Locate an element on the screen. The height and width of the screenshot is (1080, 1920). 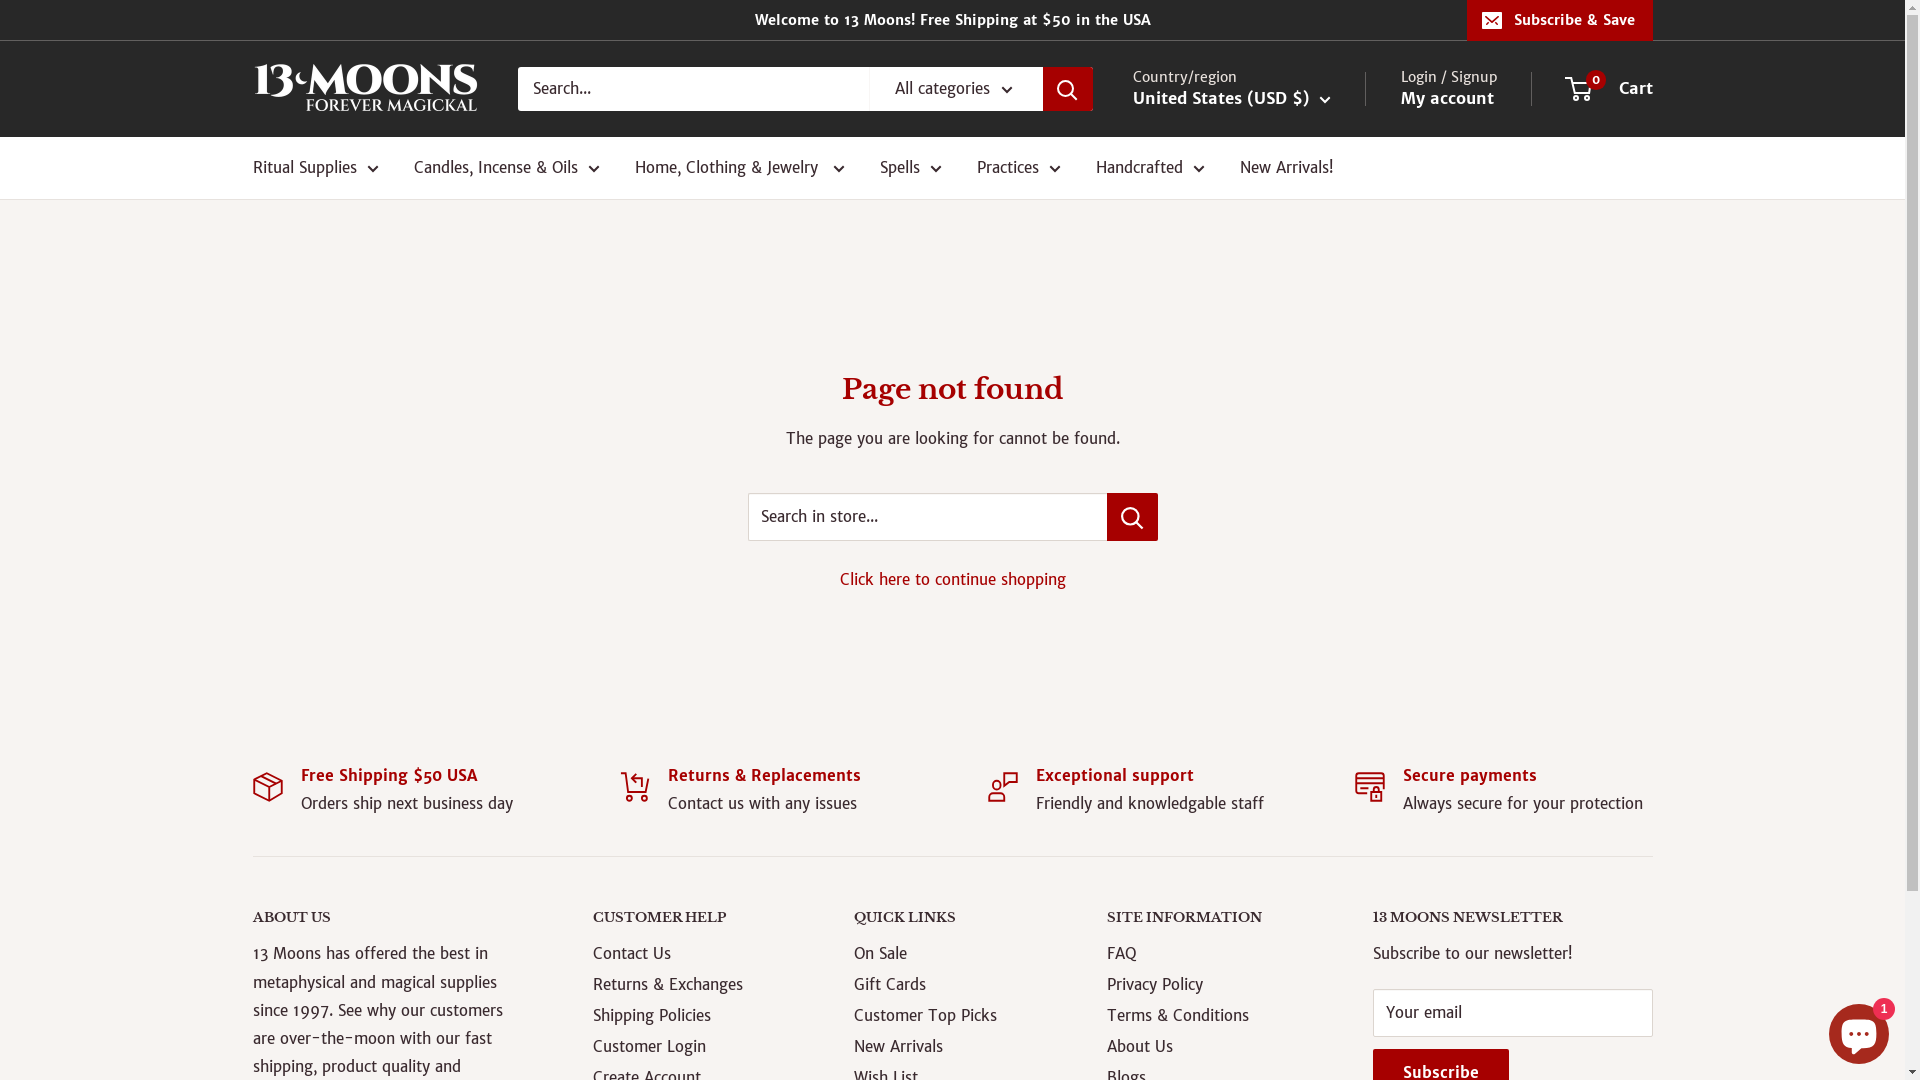
'Handcrafted' is located at coordinates (1150, 167).